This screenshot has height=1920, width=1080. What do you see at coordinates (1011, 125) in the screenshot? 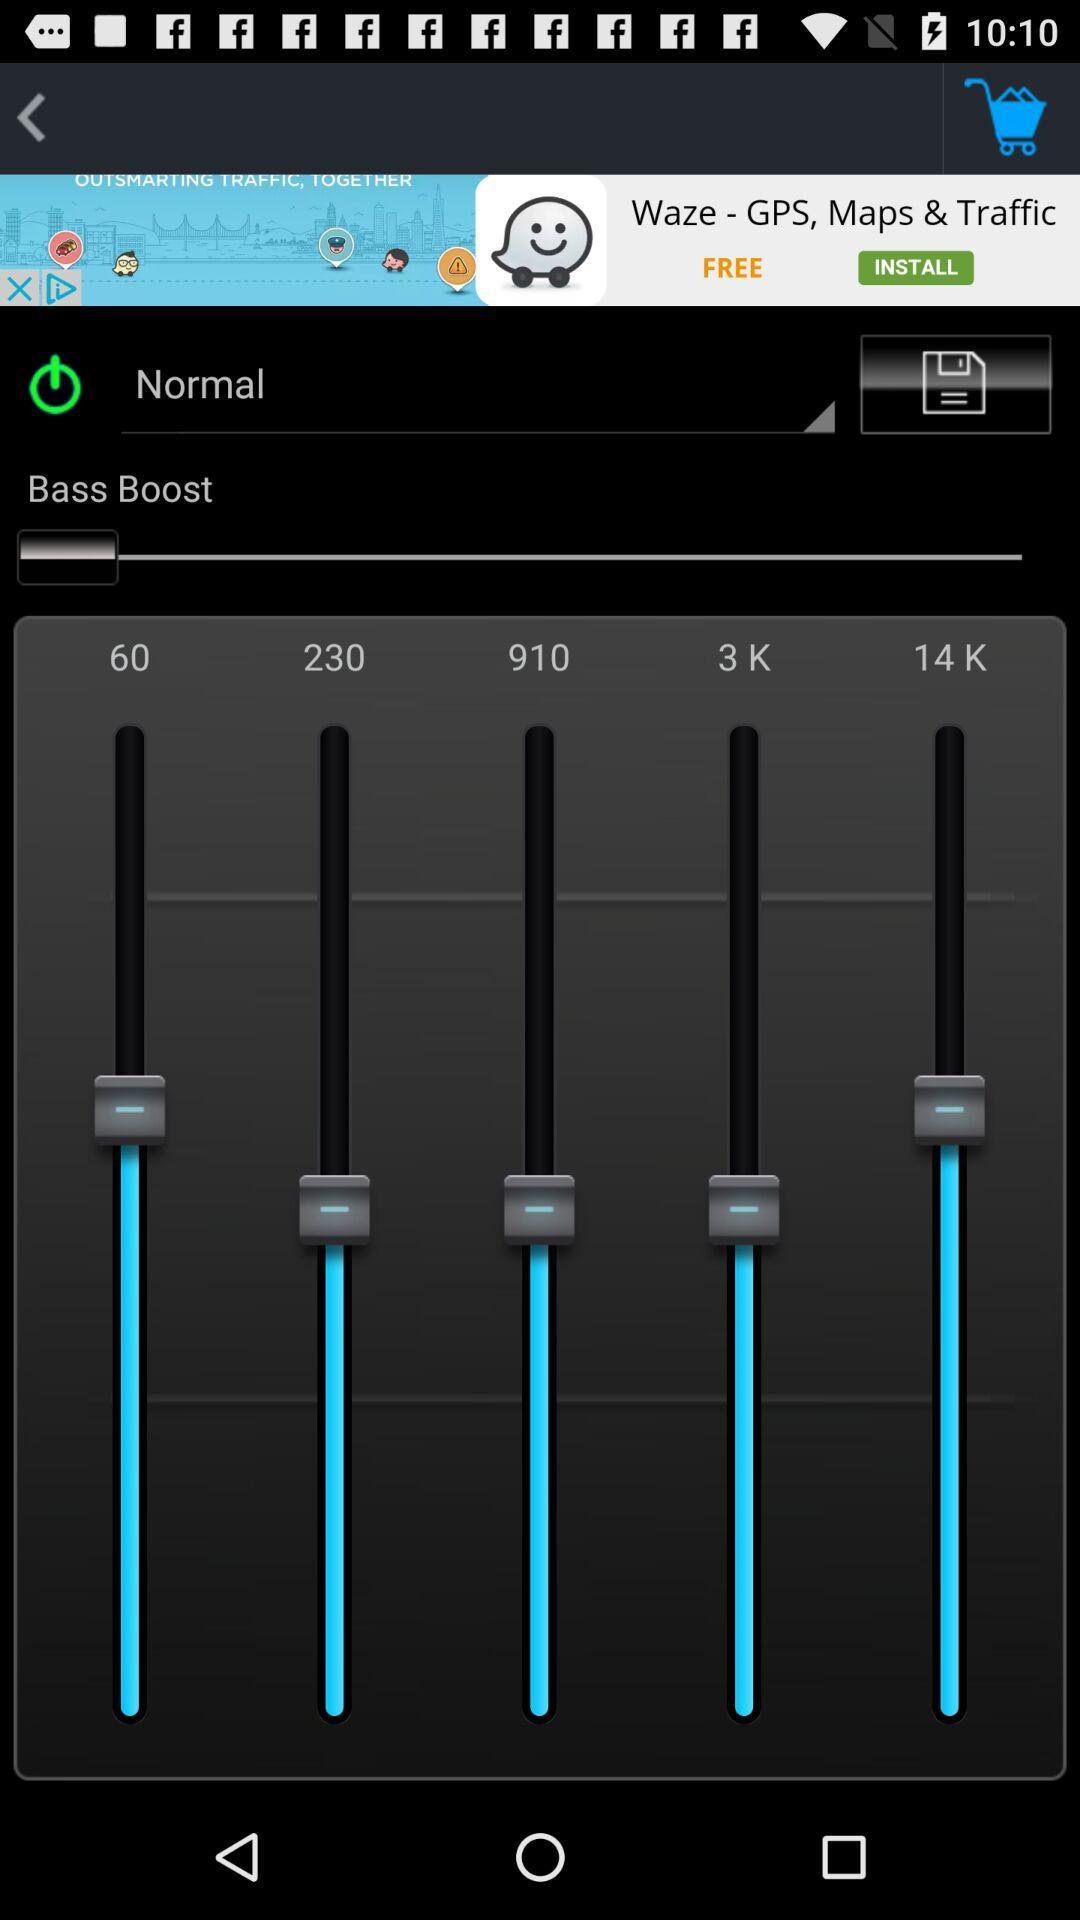
I see `the cart icon` at bounding box center [1011, 125].